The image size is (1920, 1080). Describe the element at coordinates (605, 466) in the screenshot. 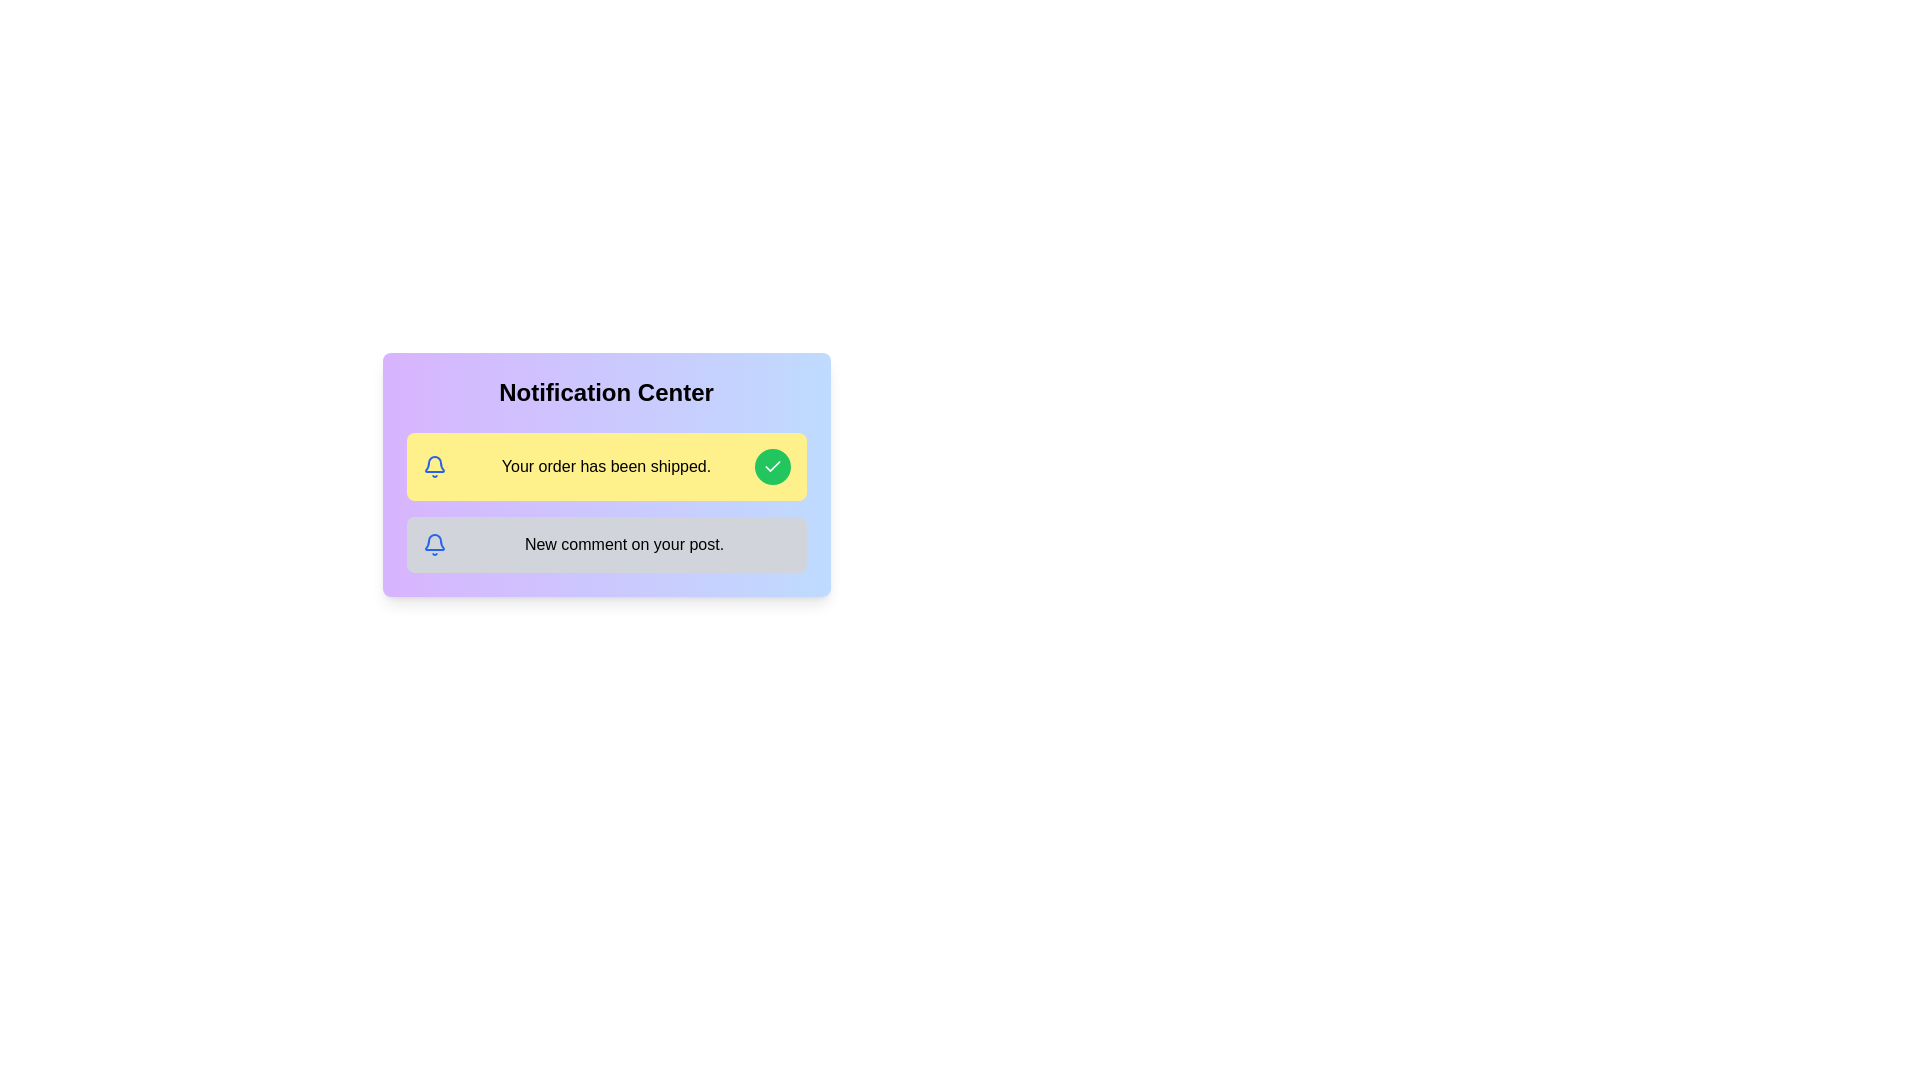

I see `notification text from the notification block titled 'Your order has been shipped.', which is the first item in a vertically-stacked list of notifications` at that location.